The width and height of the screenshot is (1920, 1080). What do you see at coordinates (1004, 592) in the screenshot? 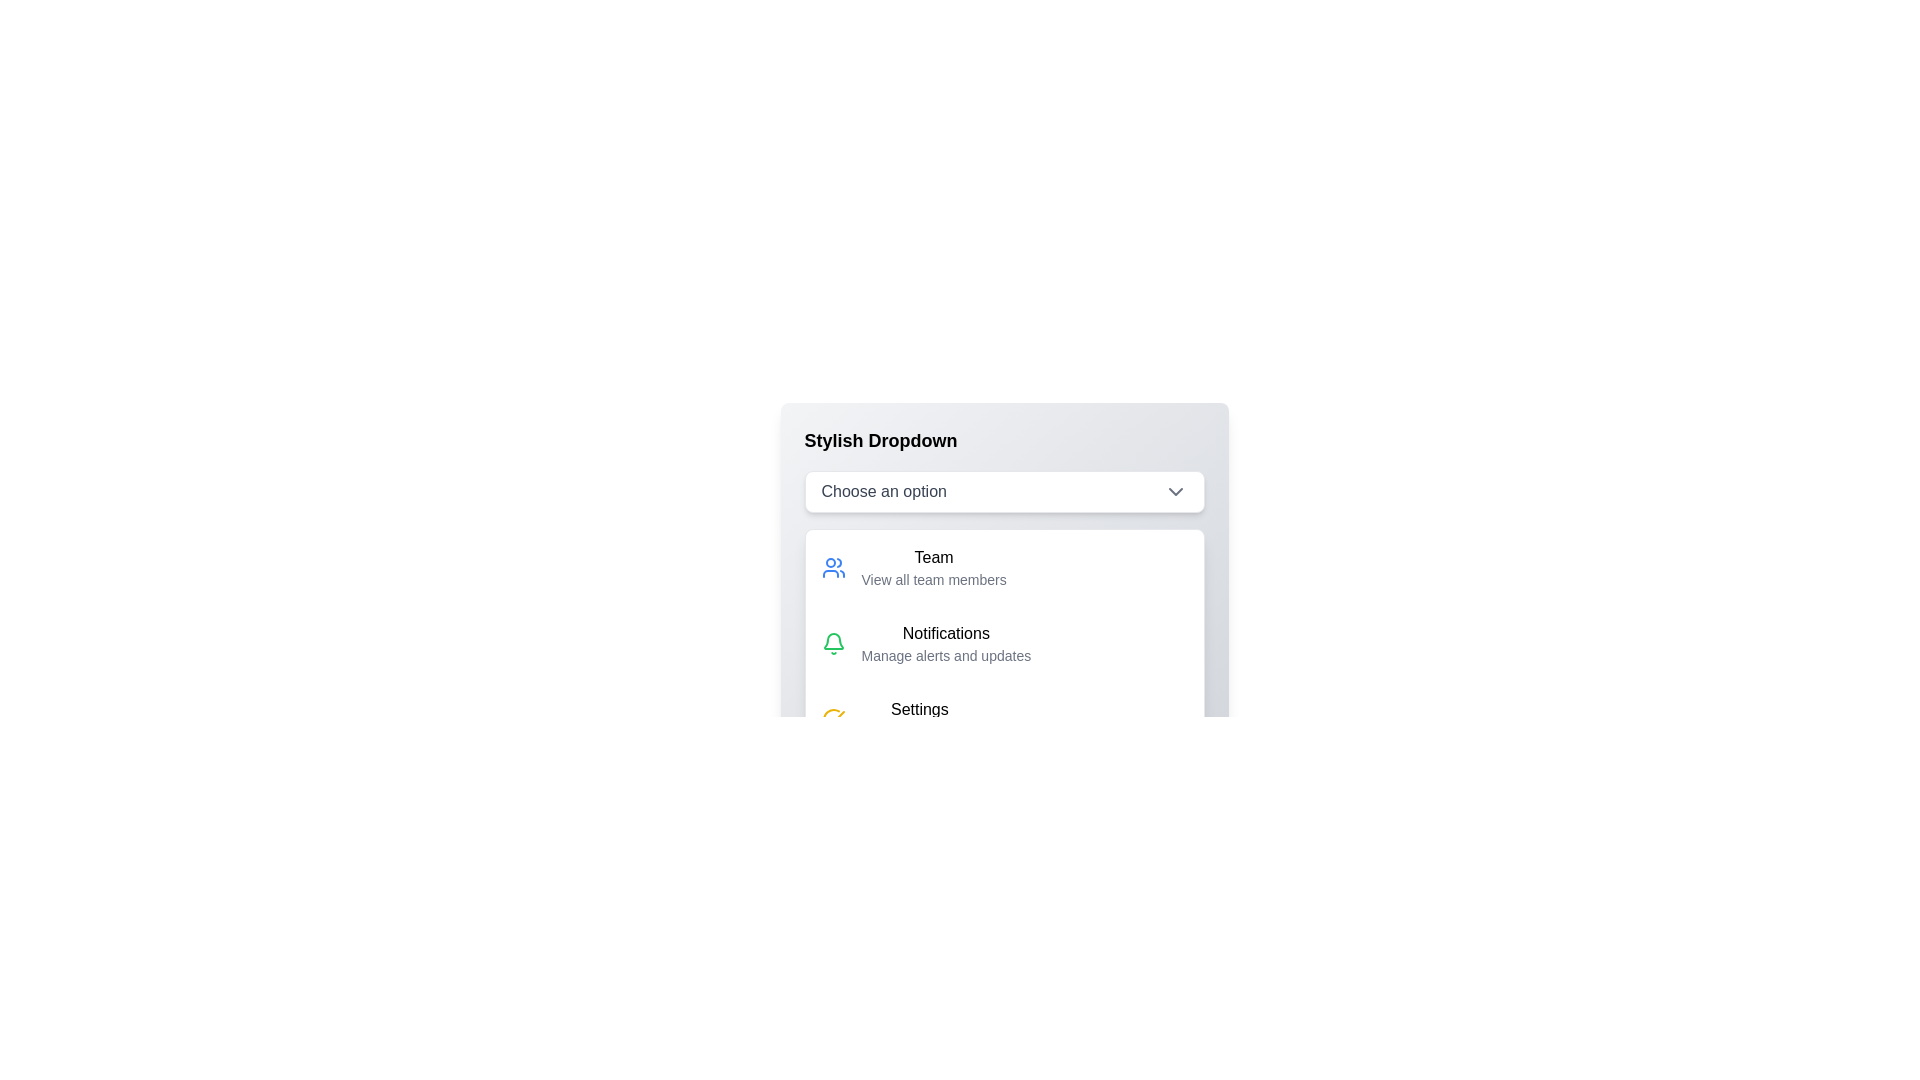
I see `the first menu item in the dropdown menu labeled 'Stylish Dropdown'` at bounding box center [1004, 592].